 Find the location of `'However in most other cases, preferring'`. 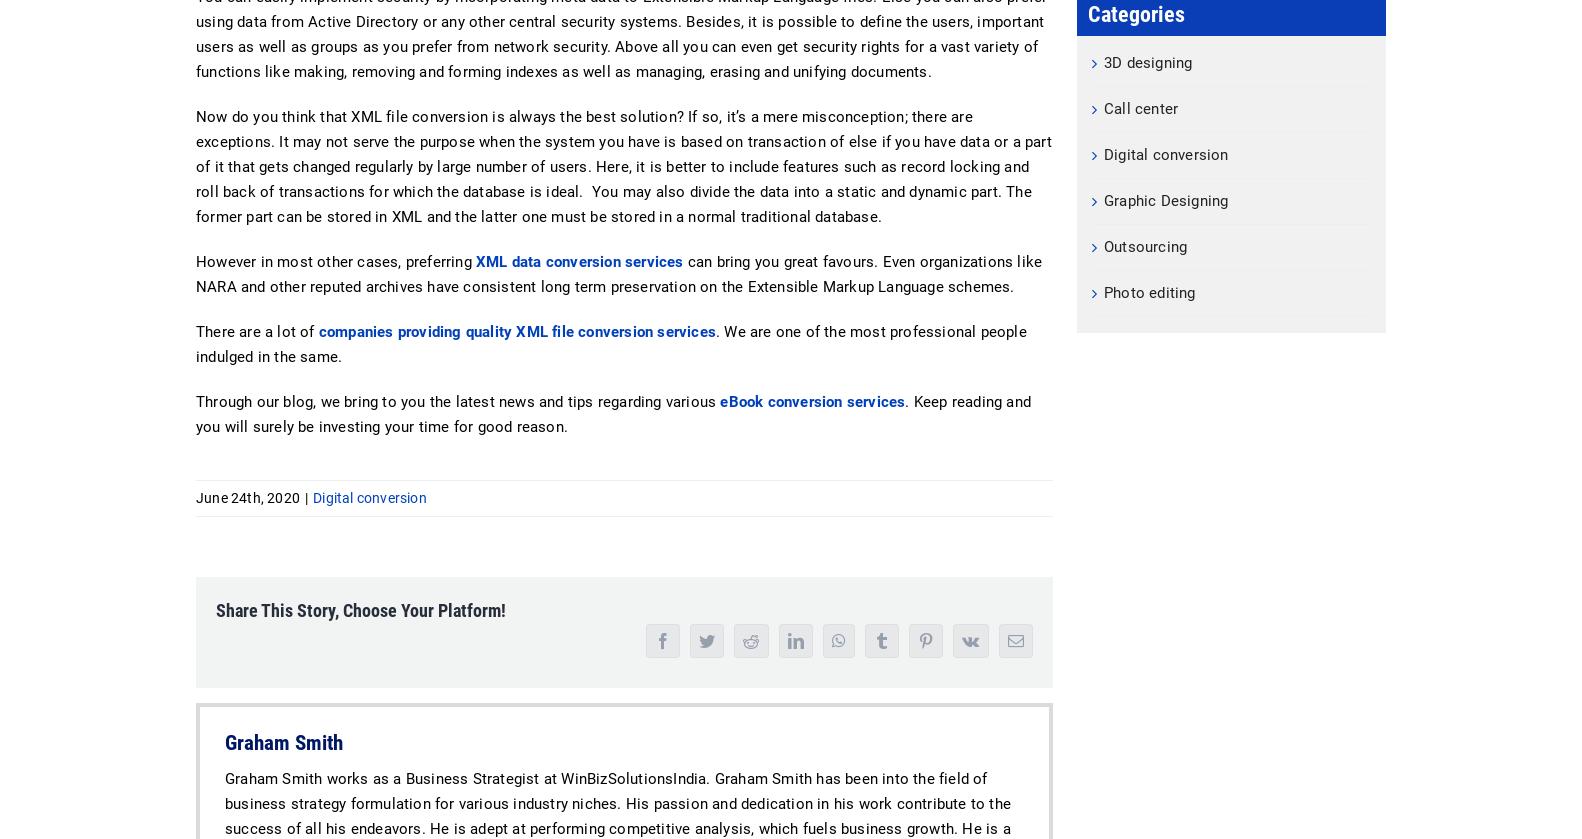

'However in most other cases, preferring' is located at coordinates (336, 262).